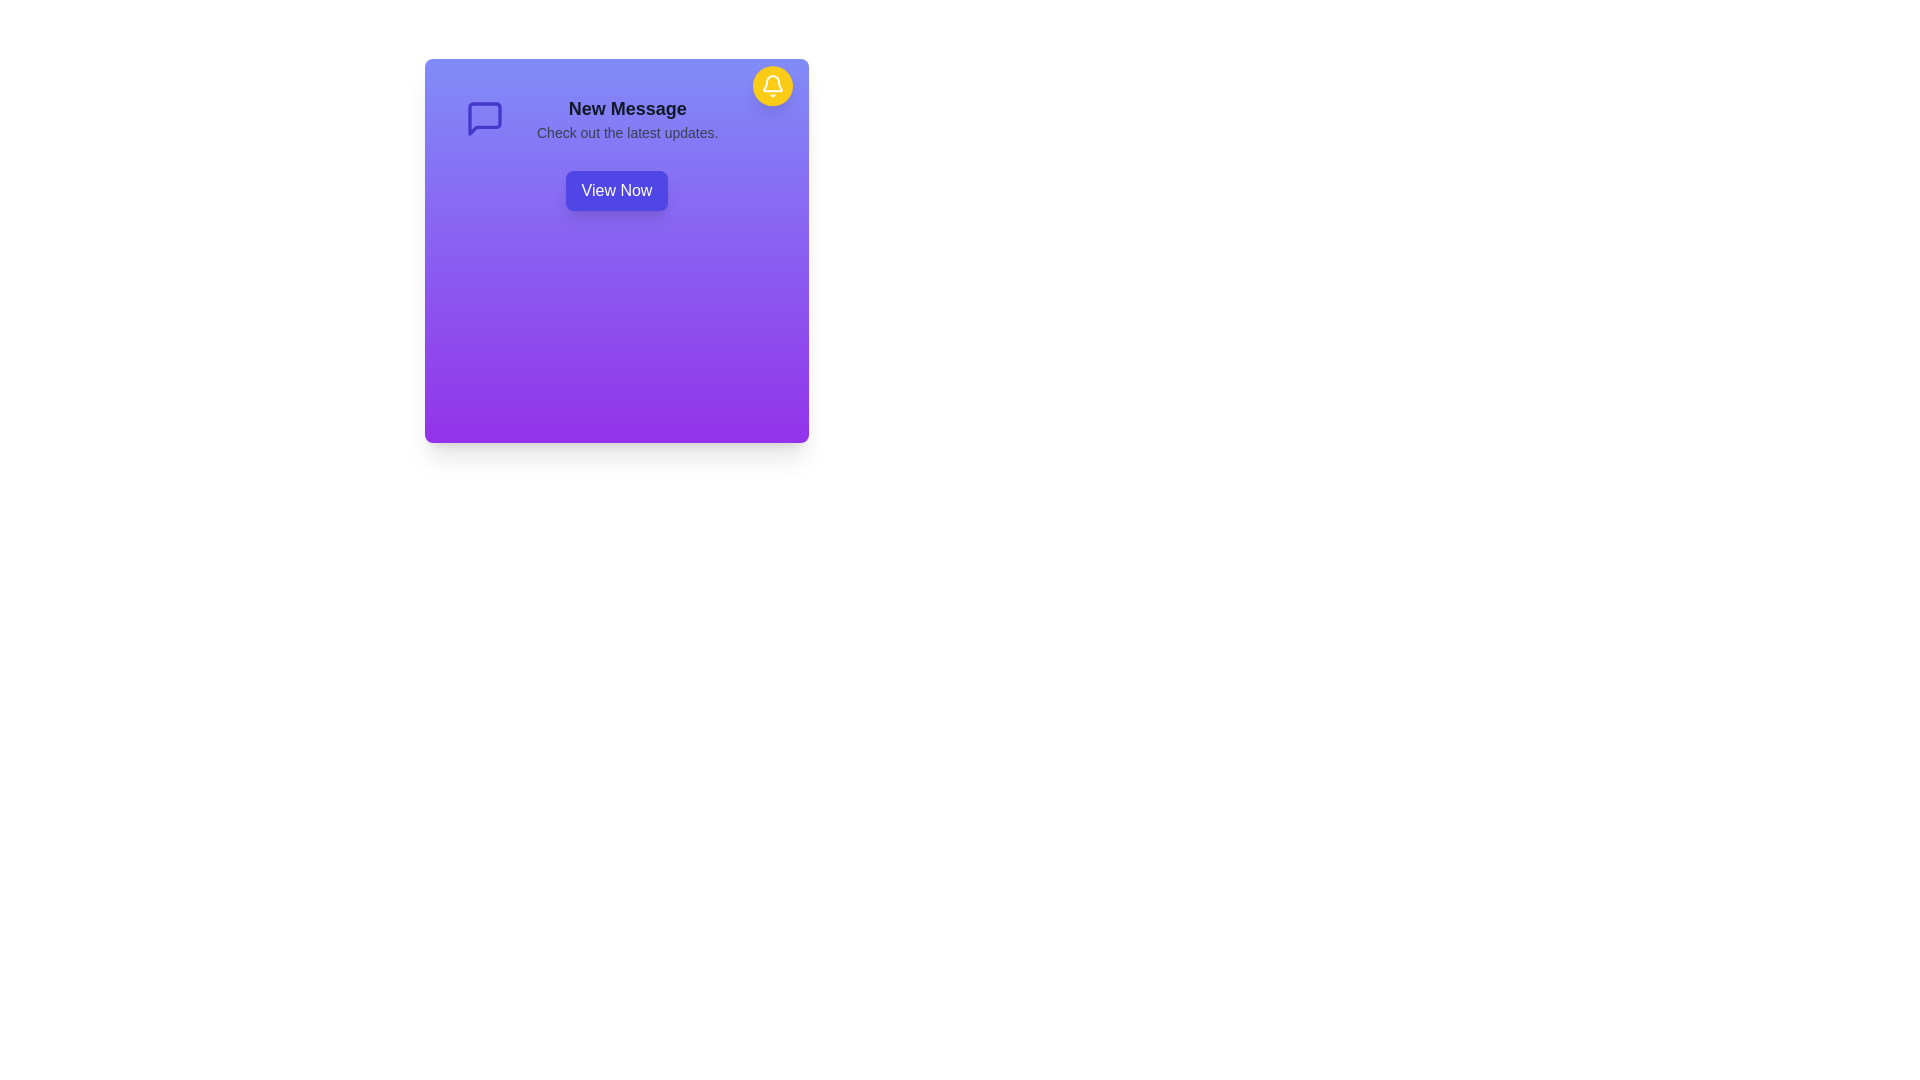  What do you see at coordinates (616, 191) in the screenshot?
I see `the 'View Now' button, which is indigo with white text and rounded corners, to observe its hover effects` at bounding box center [616, 191].